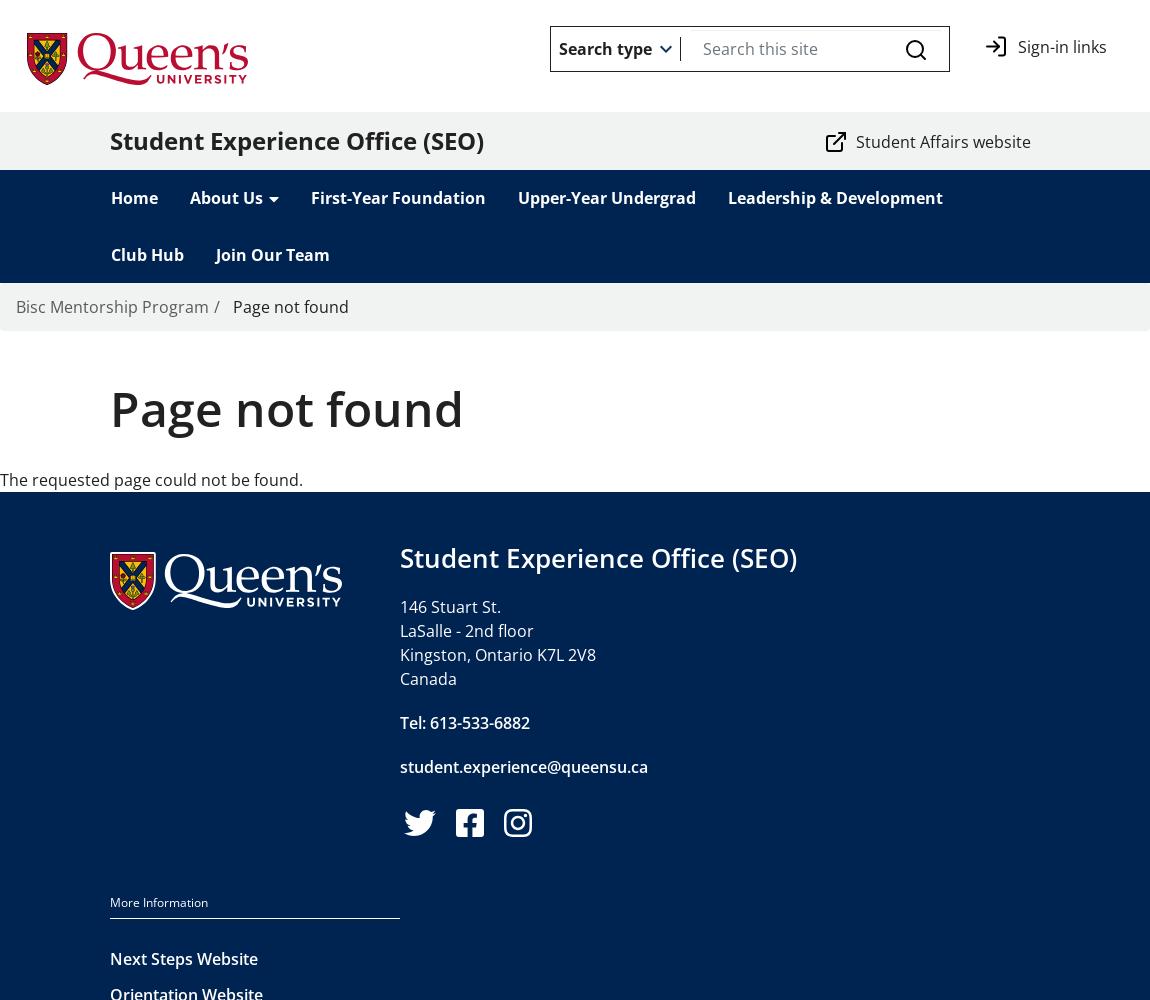 The width and height of the screenshot is (1150, 1000). I want to click on 'Canada', so click(428, 678).